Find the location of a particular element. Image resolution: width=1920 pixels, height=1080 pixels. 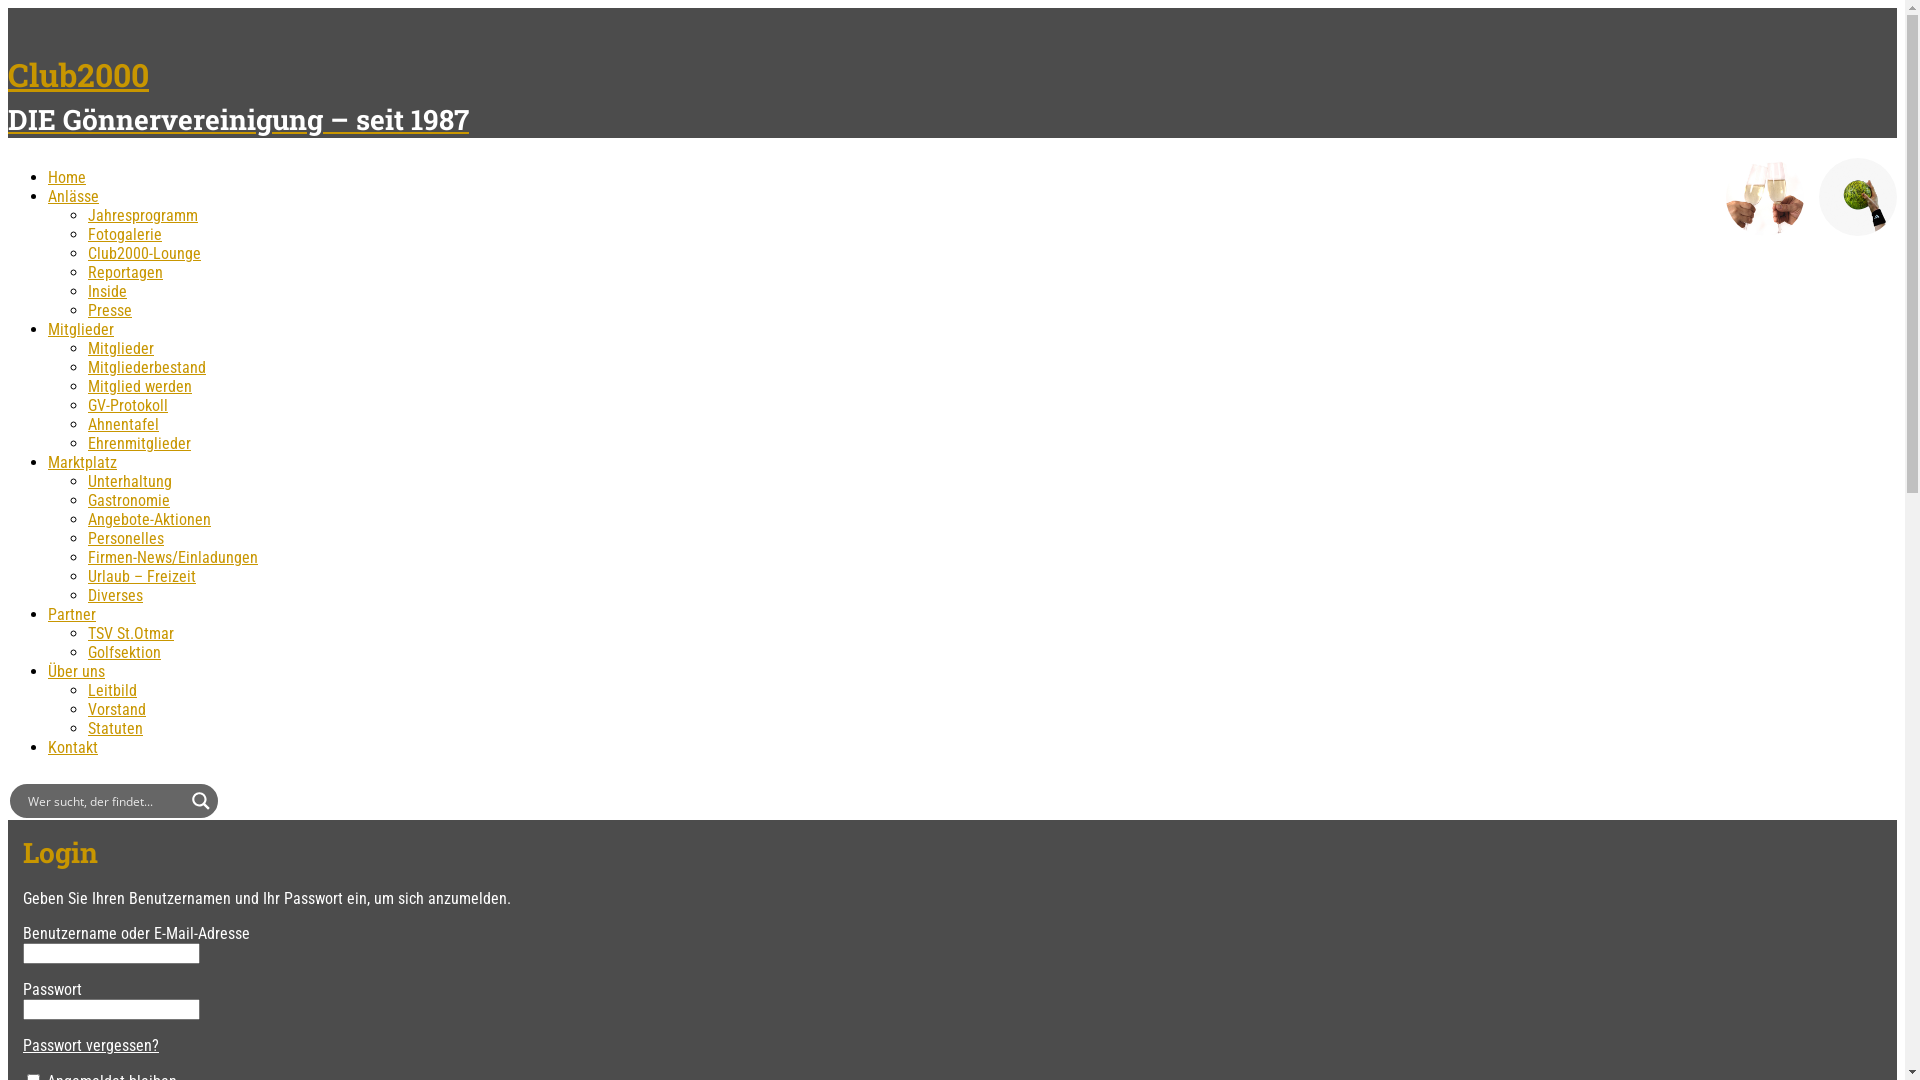

'Ehrenmitglieder' is located at coordinates (138, 442).